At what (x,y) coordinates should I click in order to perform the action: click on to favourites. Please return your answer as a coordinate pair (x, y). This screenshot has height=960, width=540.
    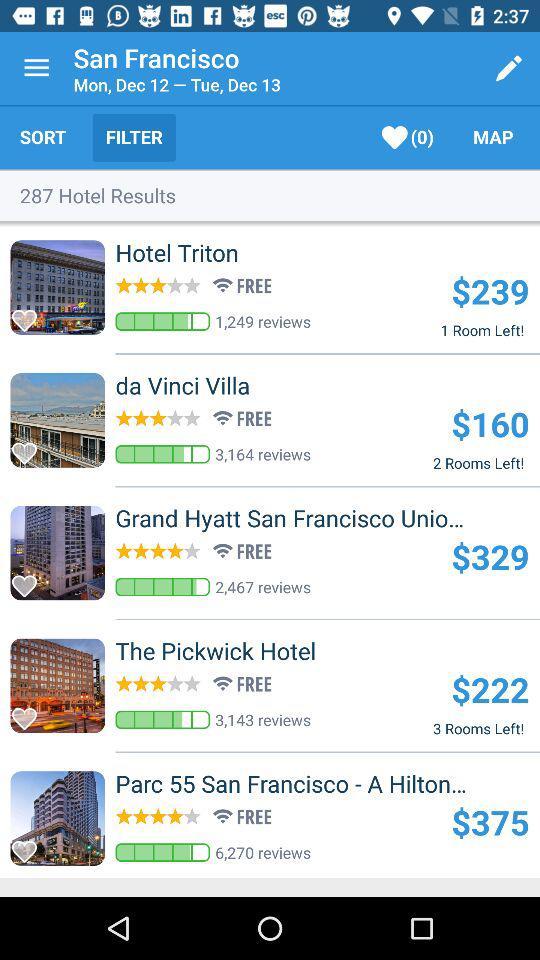
    Looking at the image, I should click on (29, 580).